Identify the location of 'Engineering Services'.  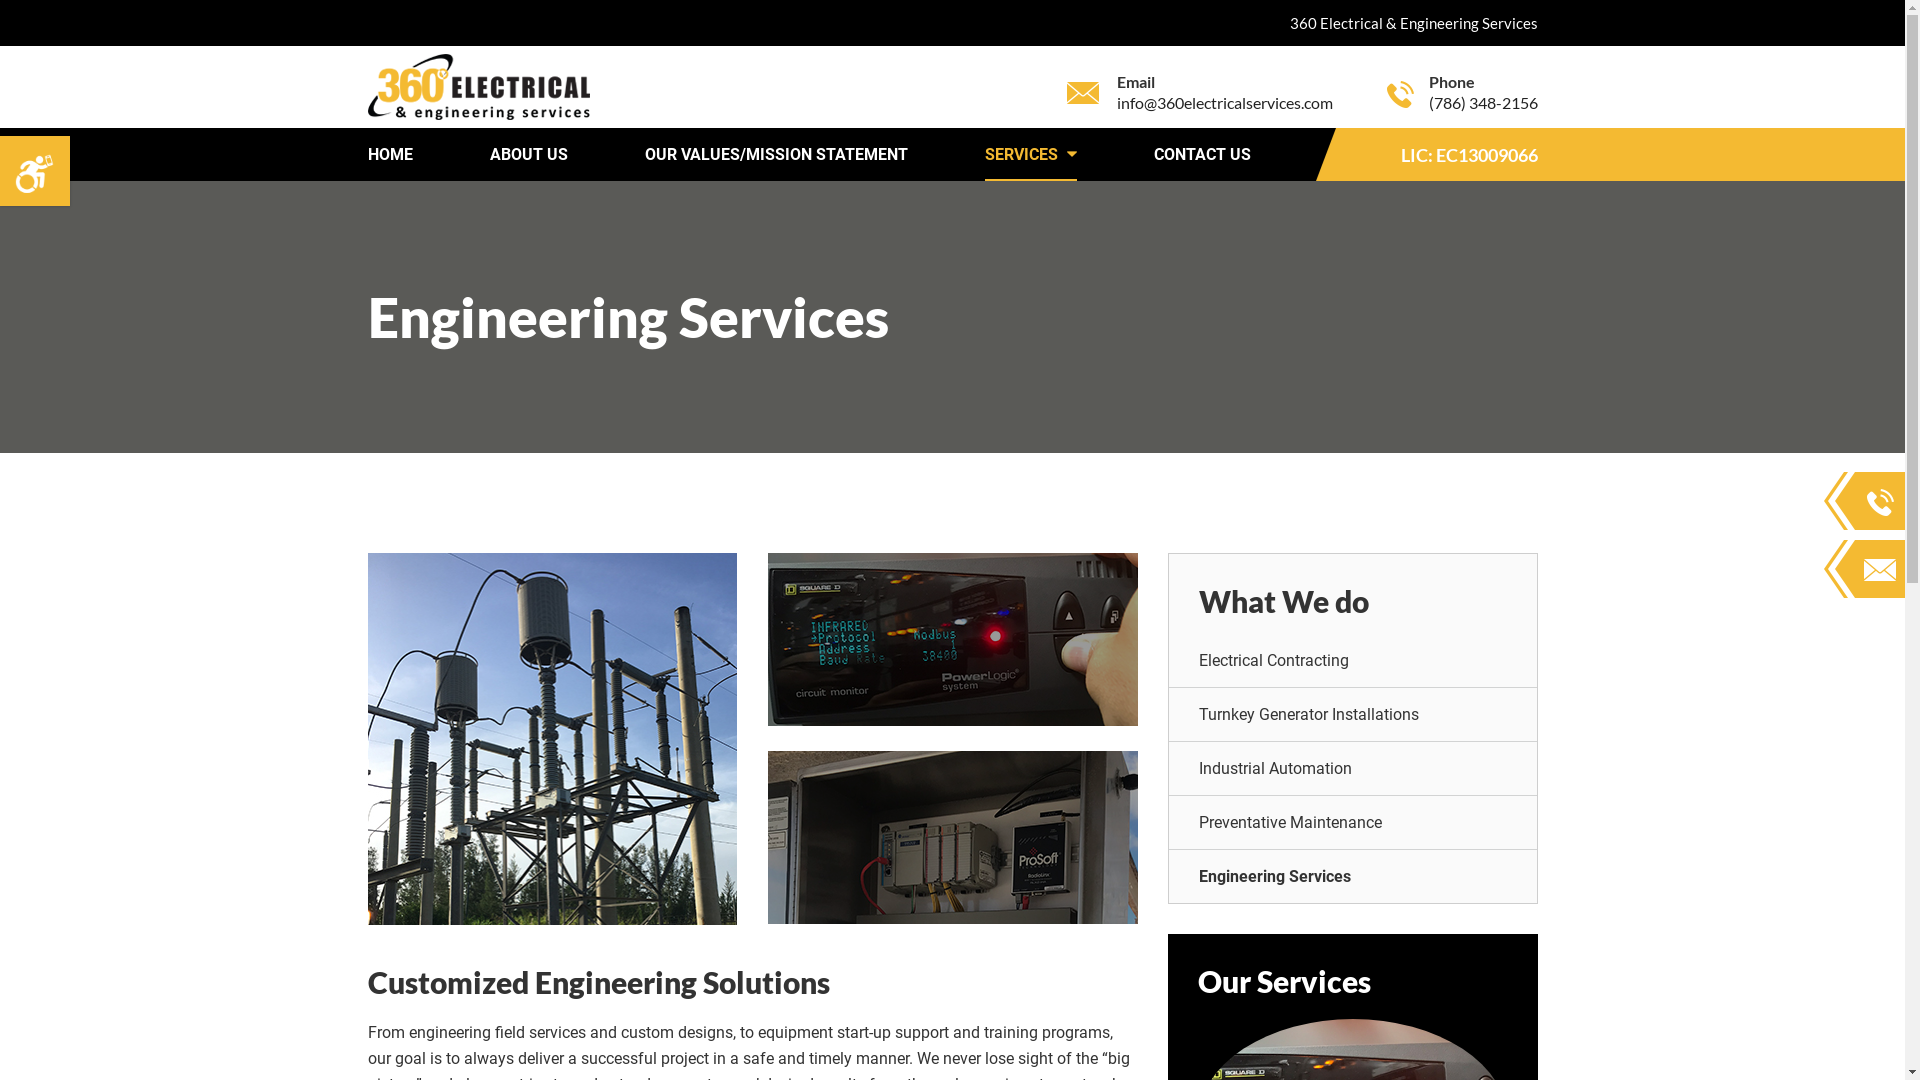
(1352, 875).